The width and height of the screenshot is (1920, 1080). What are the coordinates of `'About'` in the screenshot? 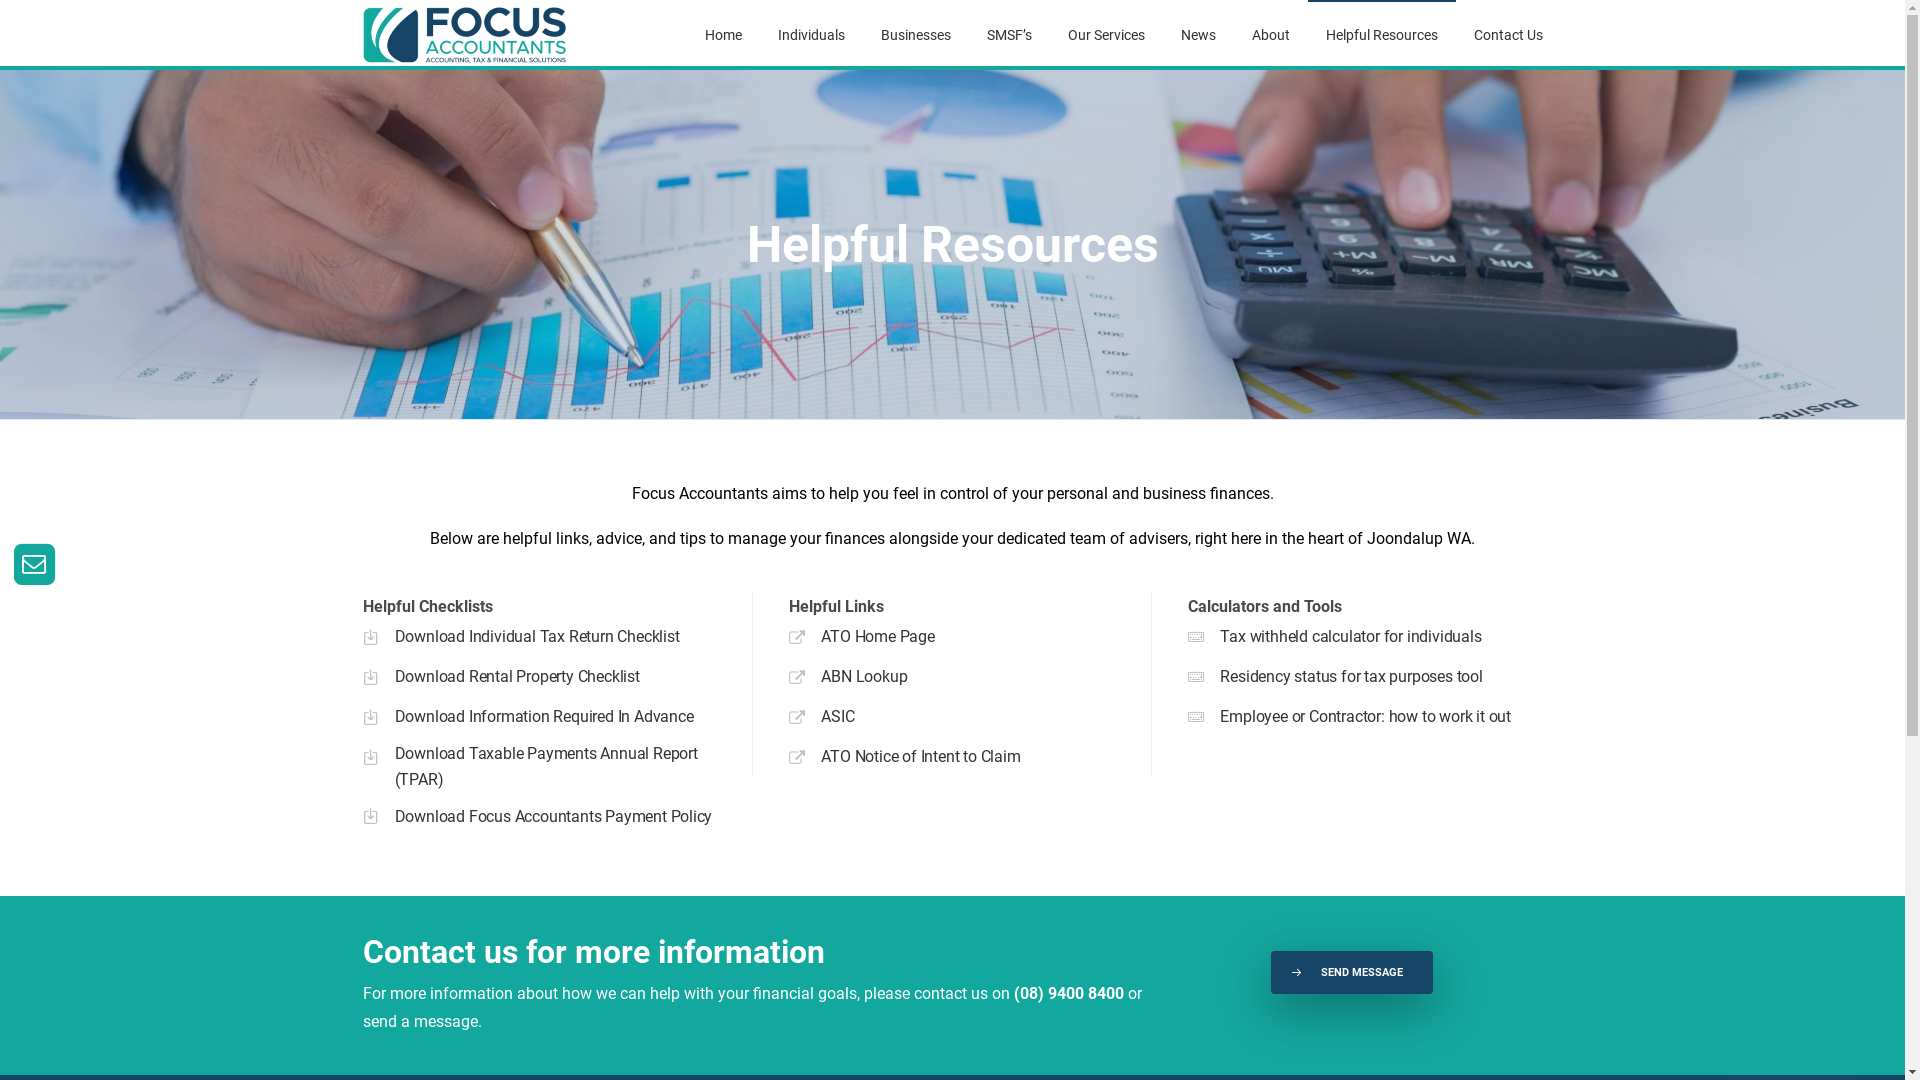 It's located at (1270, 34).